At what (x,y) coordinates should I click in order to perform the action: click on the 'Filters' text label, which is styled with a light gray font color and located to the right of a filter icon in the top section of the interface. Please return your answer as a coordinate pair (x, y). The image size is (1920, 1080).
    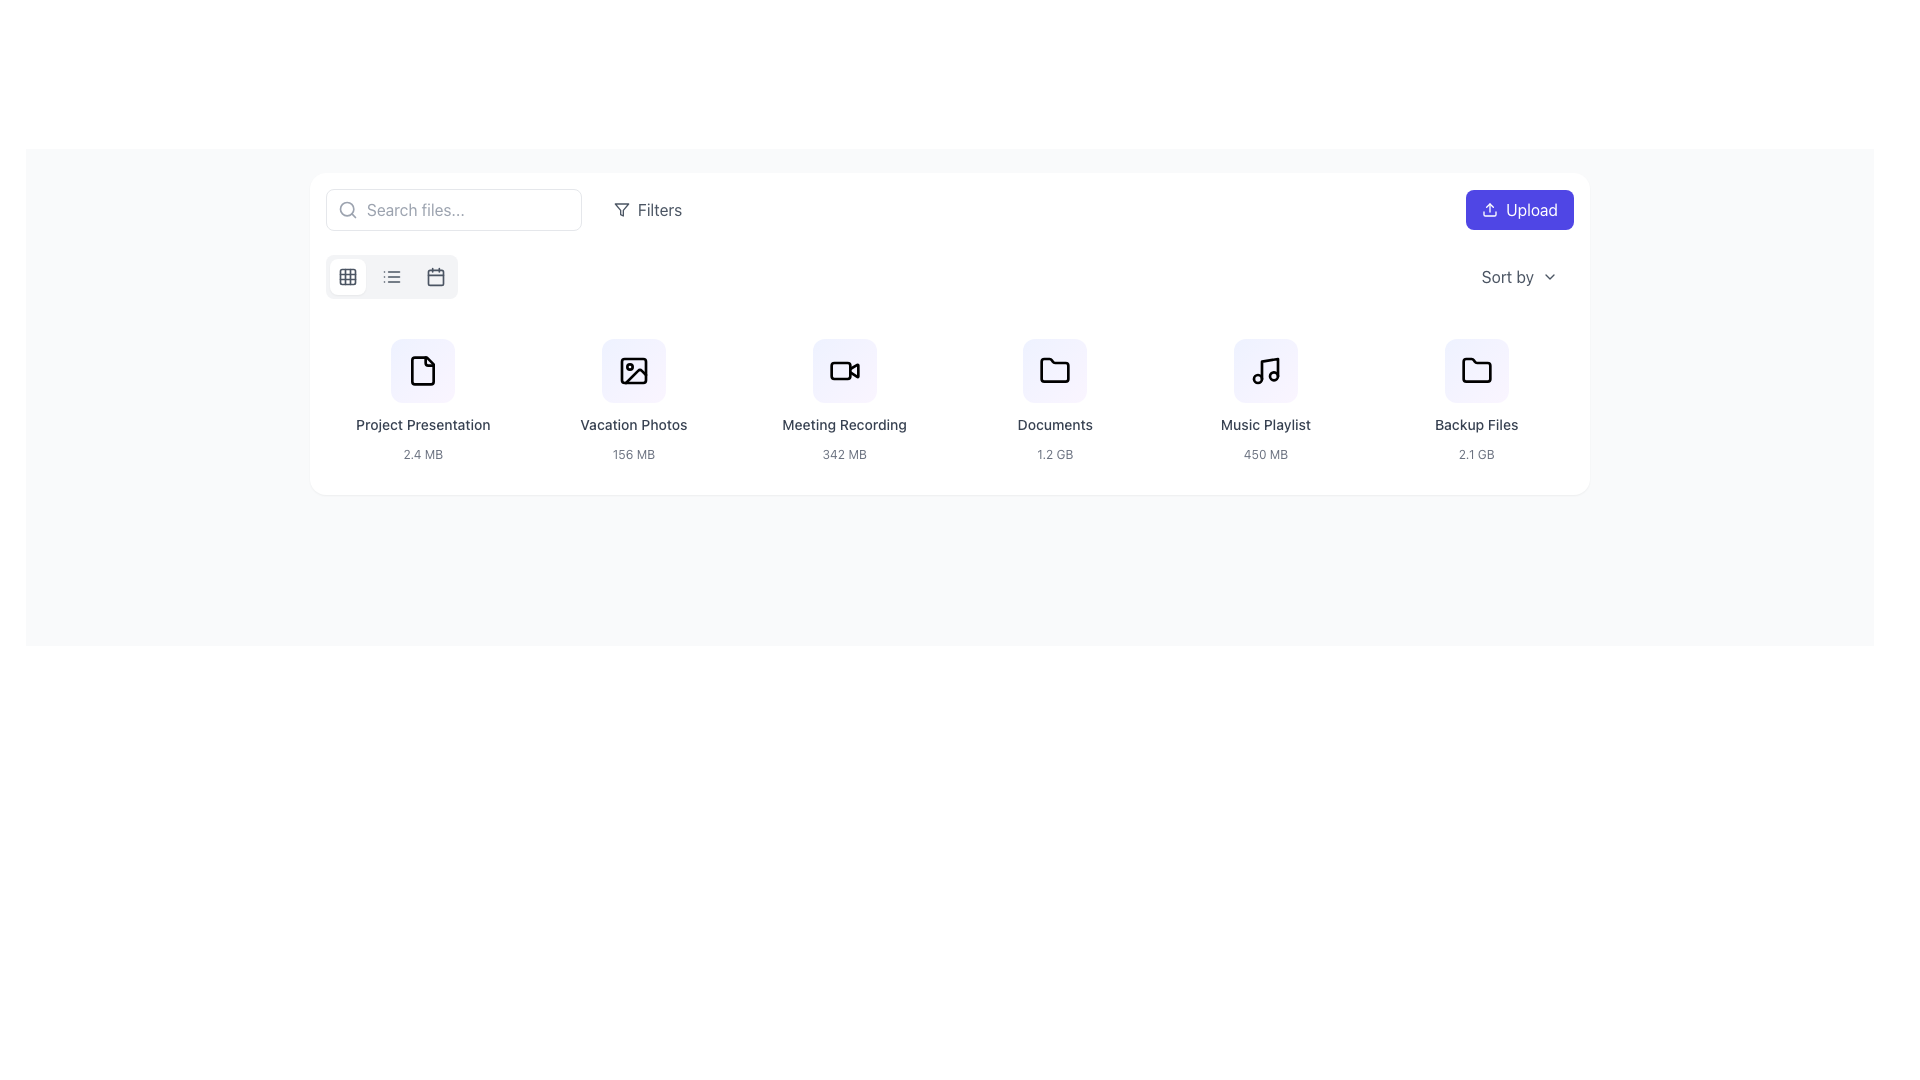
    Looking at the image, I should click on (660, 209).